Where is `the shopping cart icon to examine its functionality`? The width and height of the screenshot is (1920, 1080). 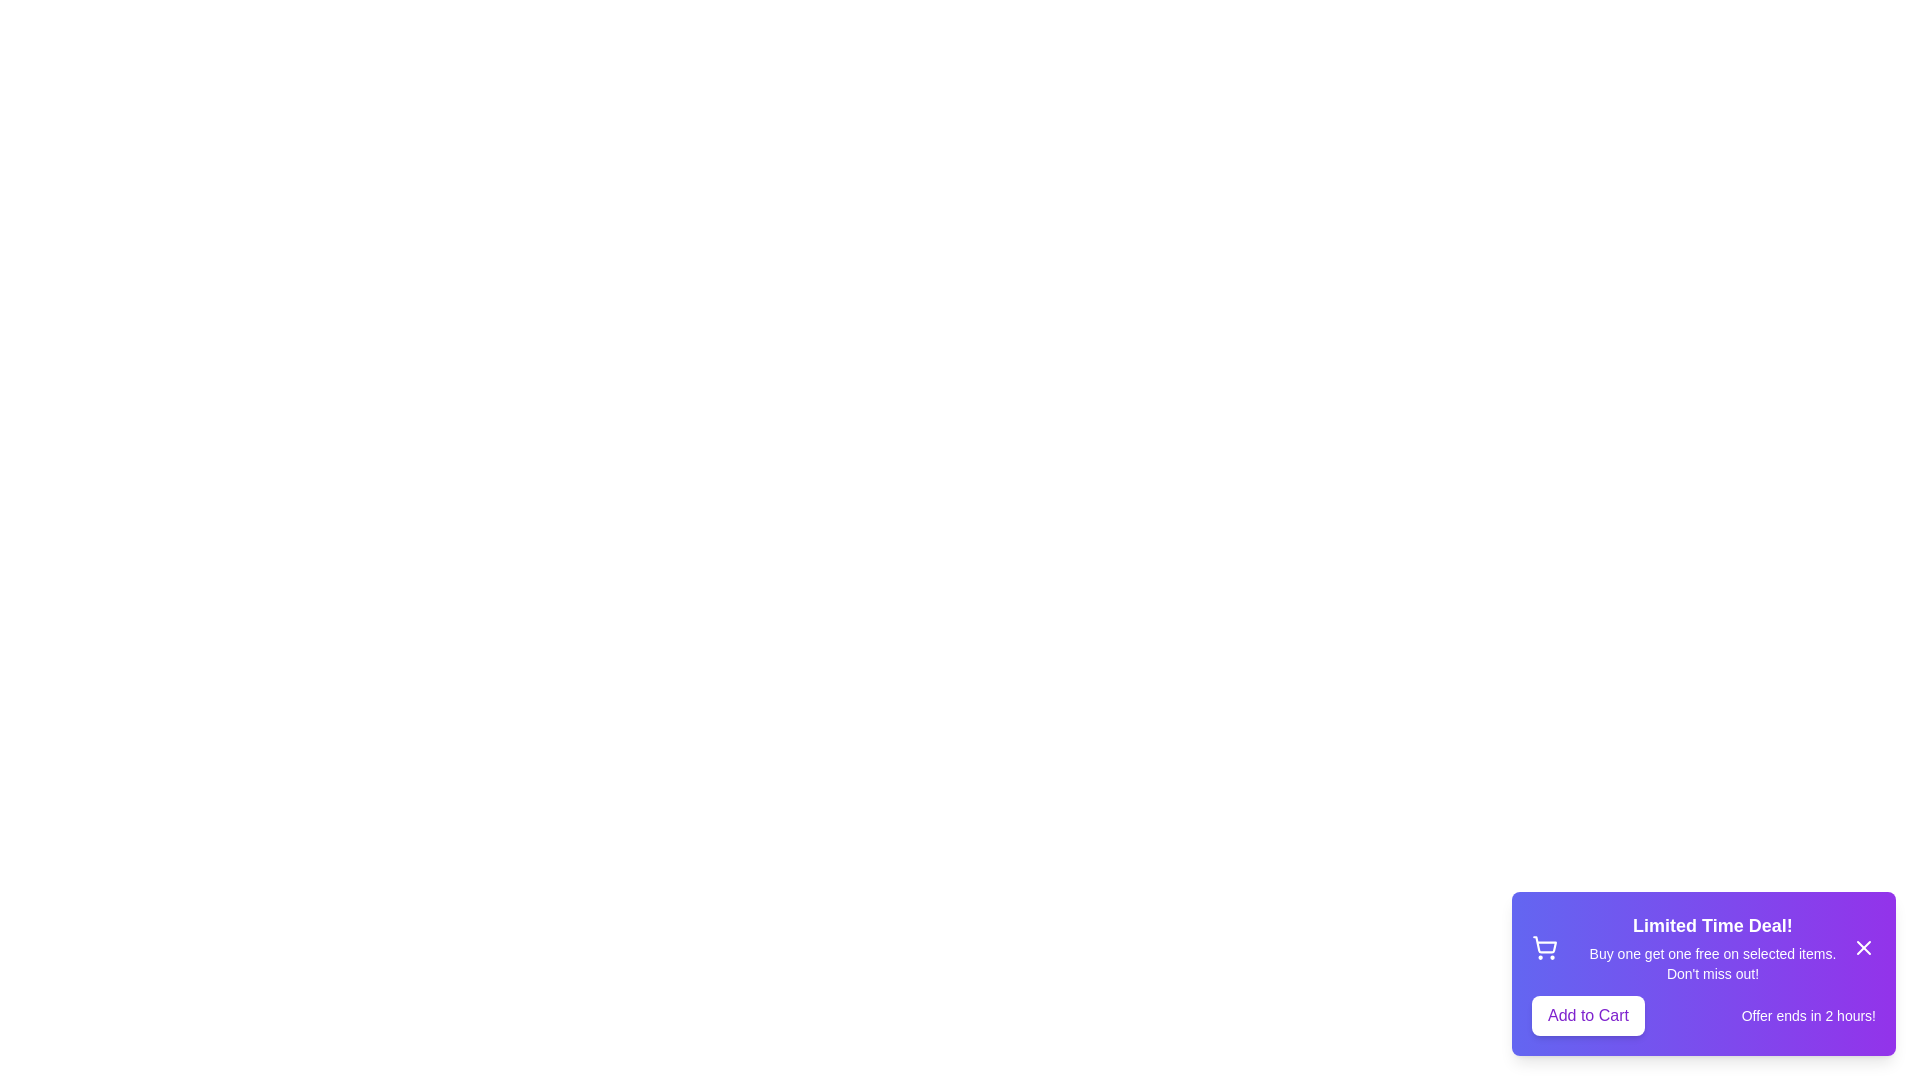 the shopping cart icon to examine its functionality is located at coordinates (1544, 947).